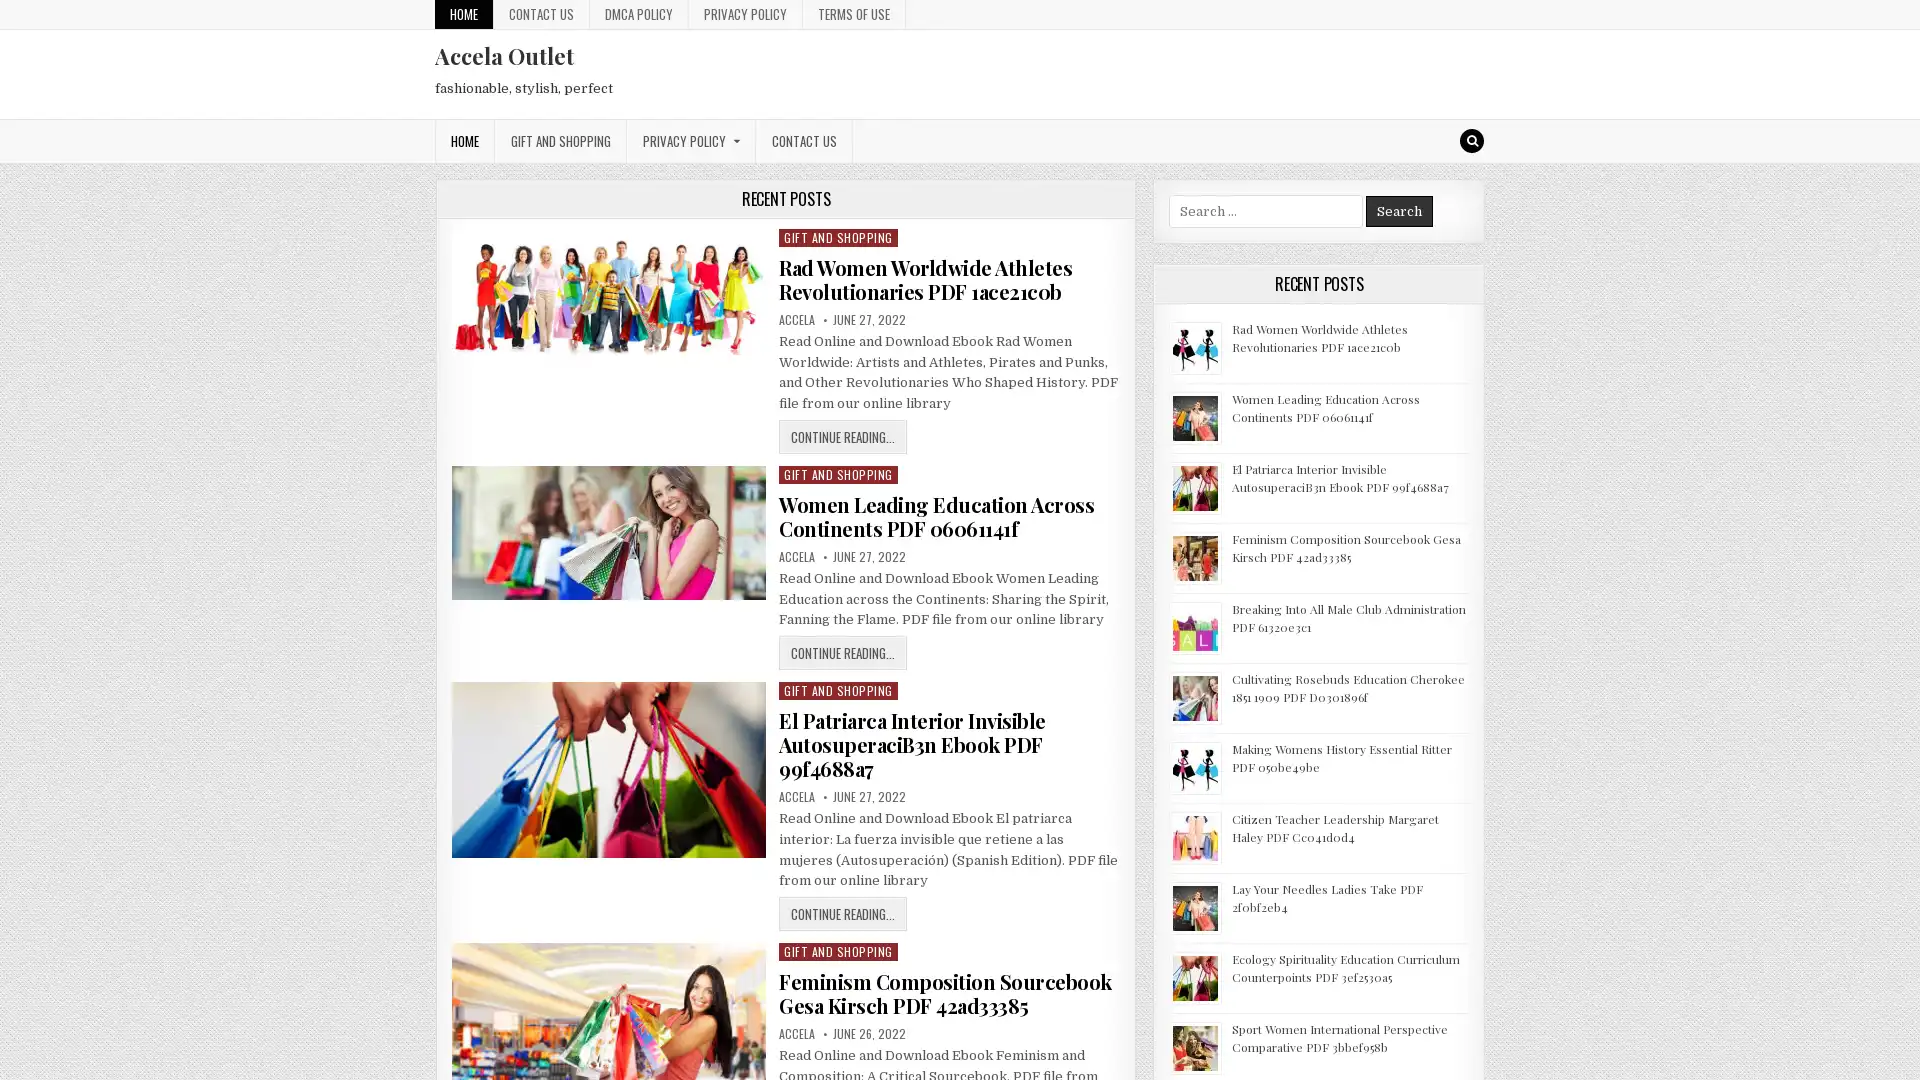 This screenshot has width=1920, height=1080. I want to click on Search, so click(1398, 211).